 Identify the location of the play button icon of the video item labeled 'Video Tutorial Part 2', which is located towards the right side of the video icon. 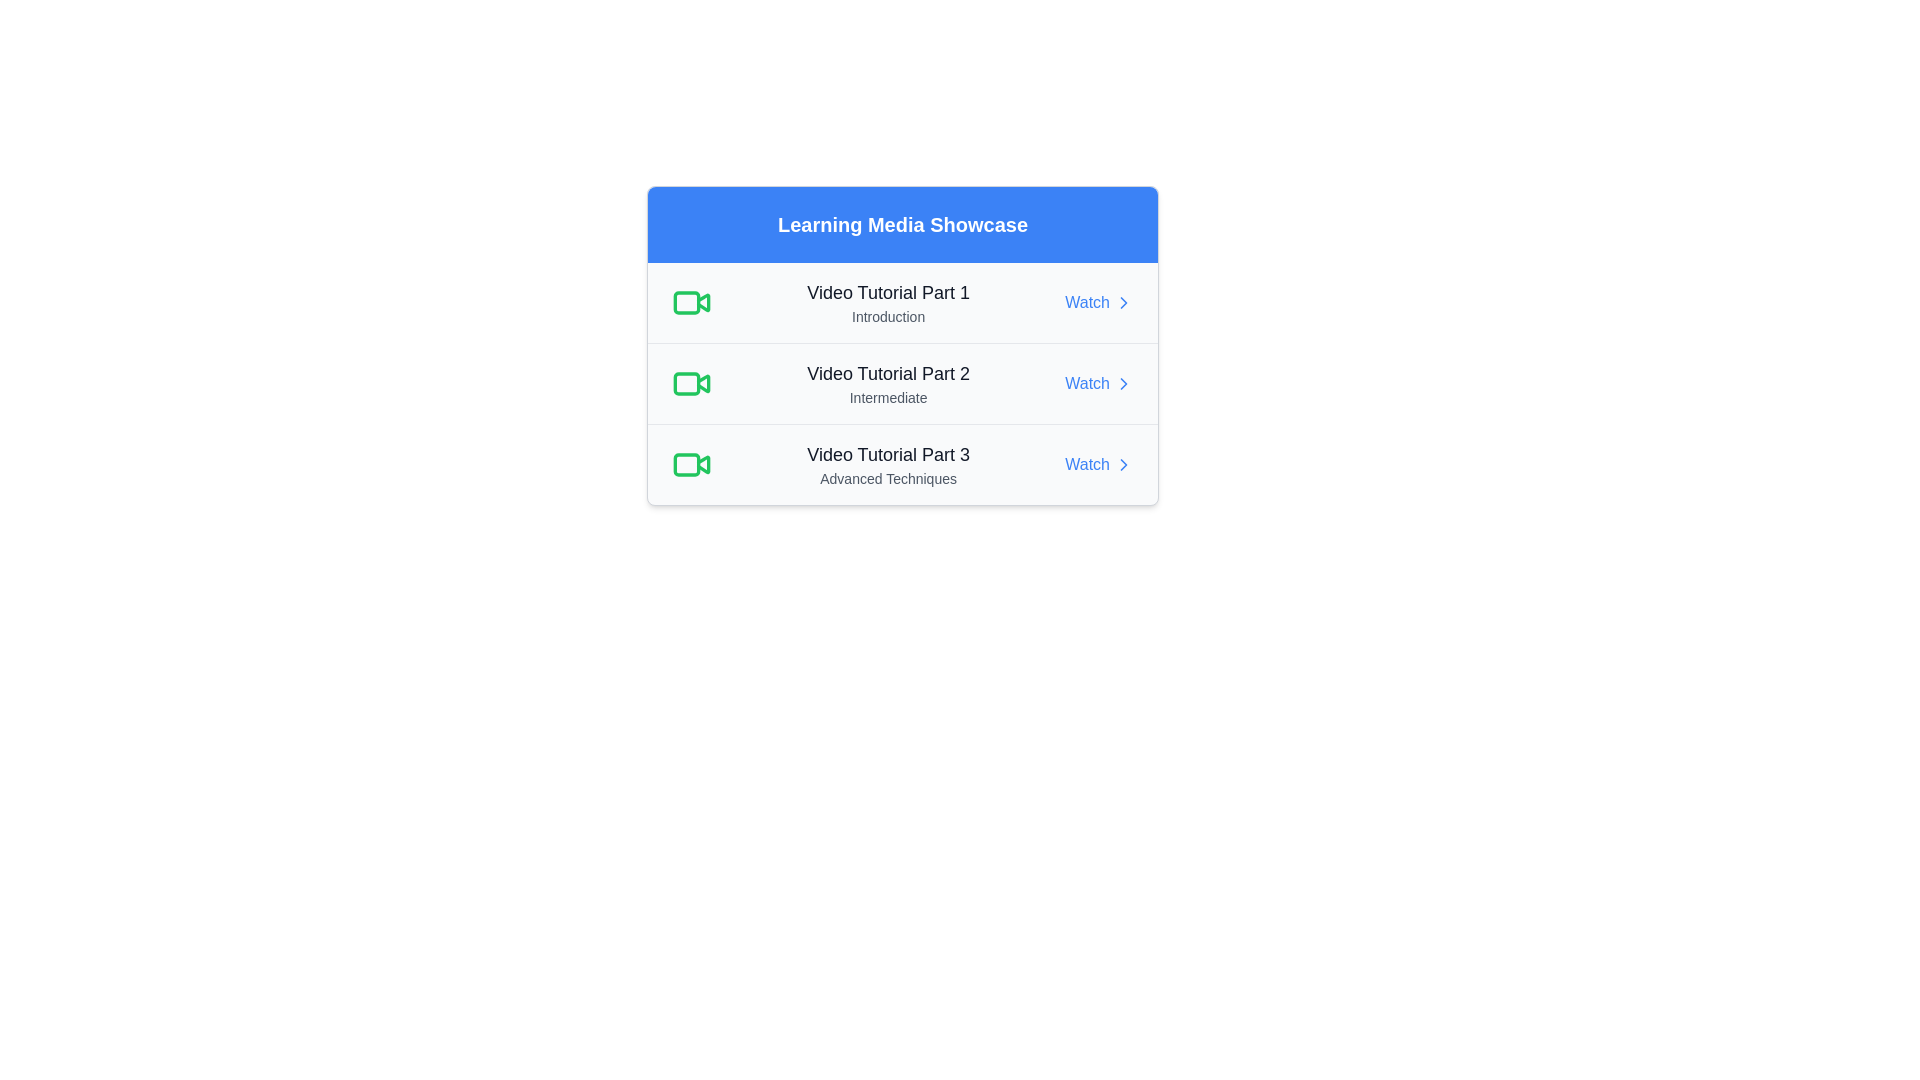
(703, 383).